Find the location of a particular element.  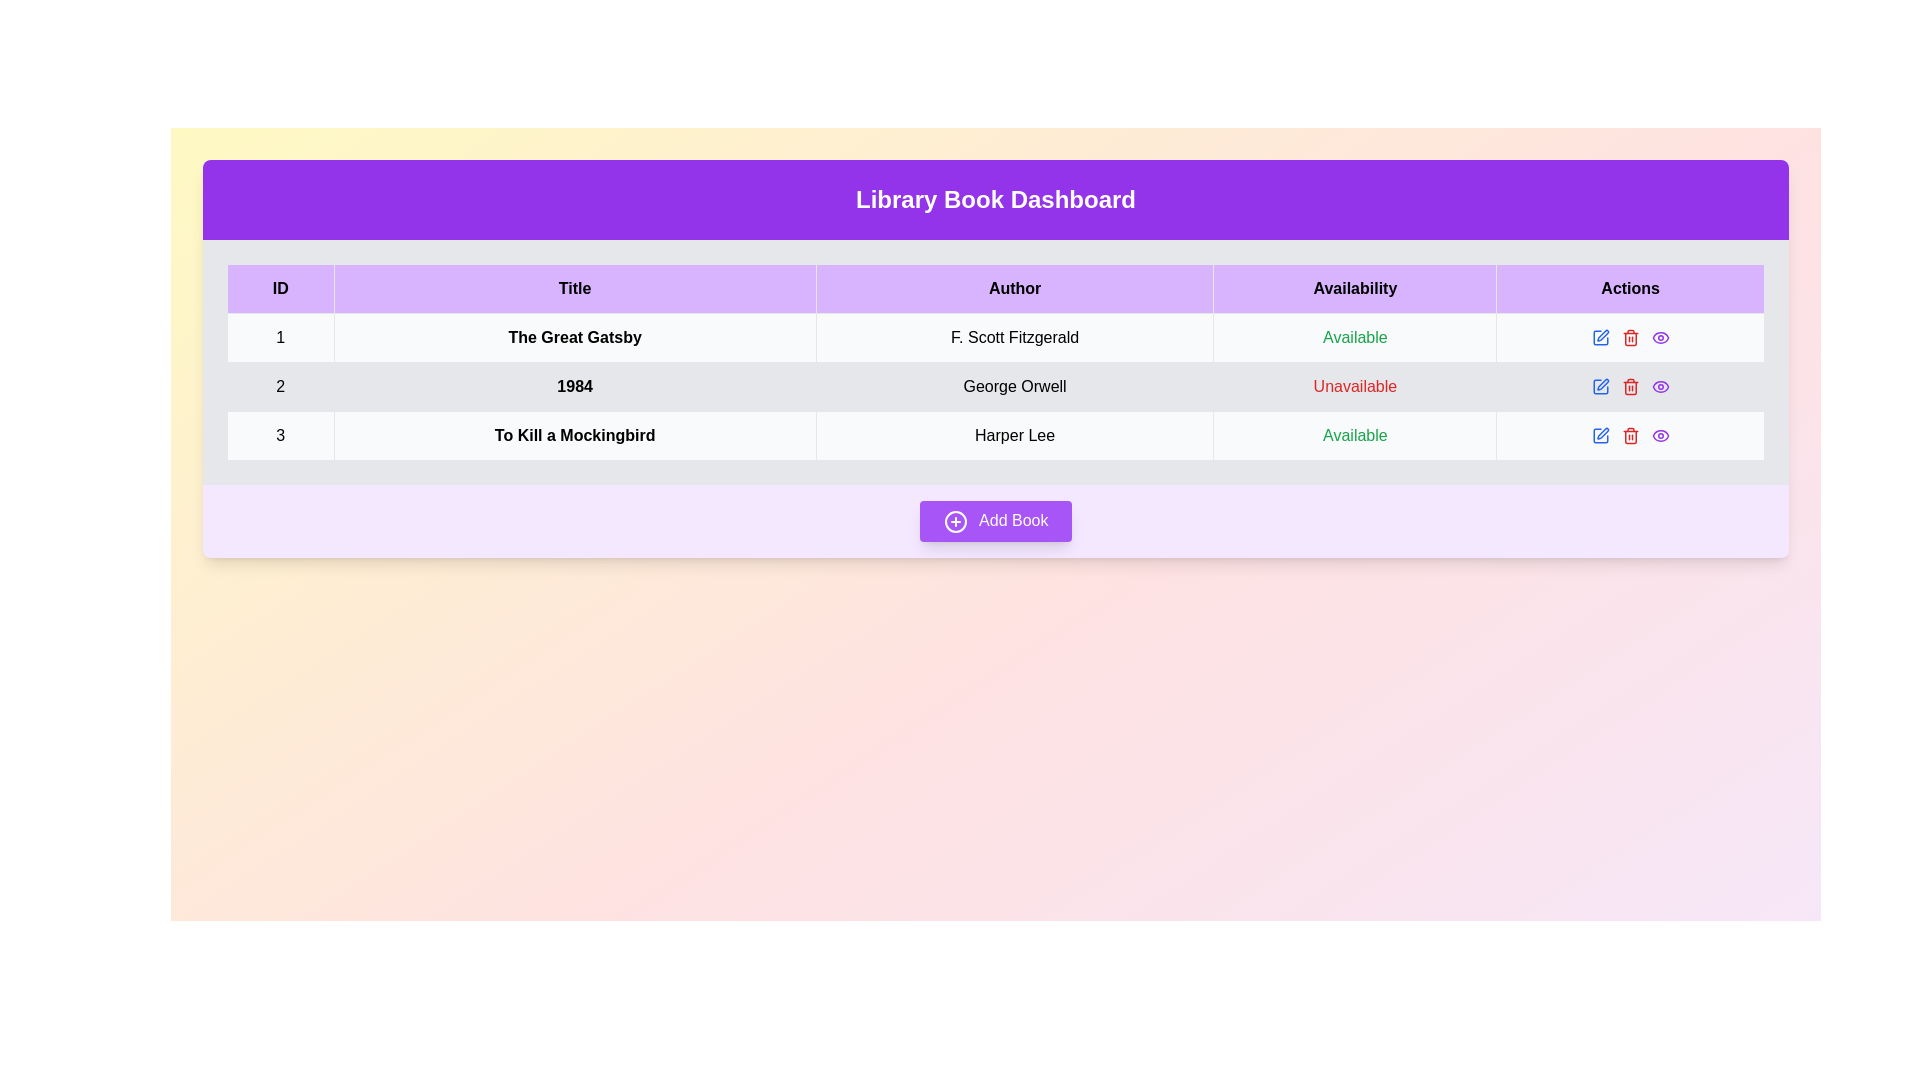

text of the Table Header Cell labeled 'Availability', which is the fourth column in the header row of the table layout is located at coordinates (1355, 289).